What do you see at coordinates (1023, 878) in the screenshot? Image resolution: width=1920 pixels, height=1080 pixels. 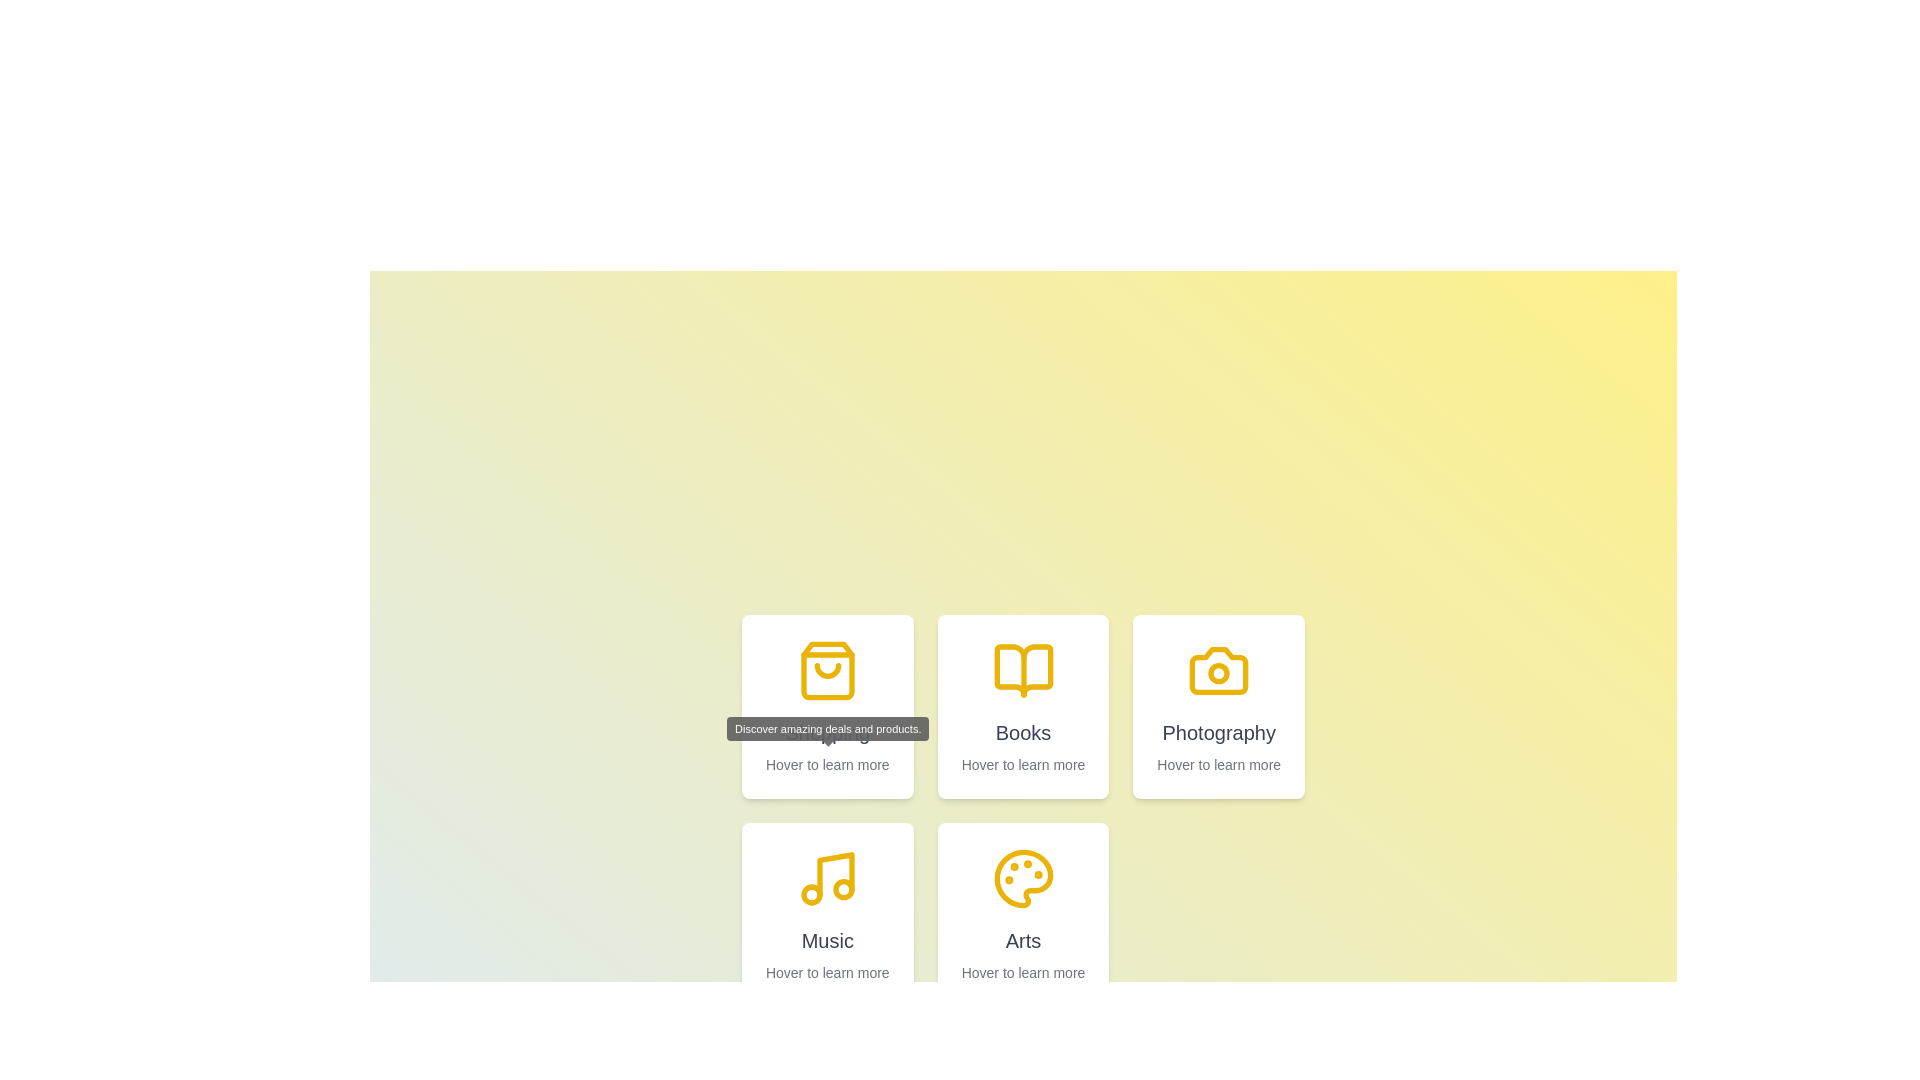 I see `the circular artist's palette icon, which is colored yellow and located within the tile labeled 'Arts'` at bounding box center [1023, 878].